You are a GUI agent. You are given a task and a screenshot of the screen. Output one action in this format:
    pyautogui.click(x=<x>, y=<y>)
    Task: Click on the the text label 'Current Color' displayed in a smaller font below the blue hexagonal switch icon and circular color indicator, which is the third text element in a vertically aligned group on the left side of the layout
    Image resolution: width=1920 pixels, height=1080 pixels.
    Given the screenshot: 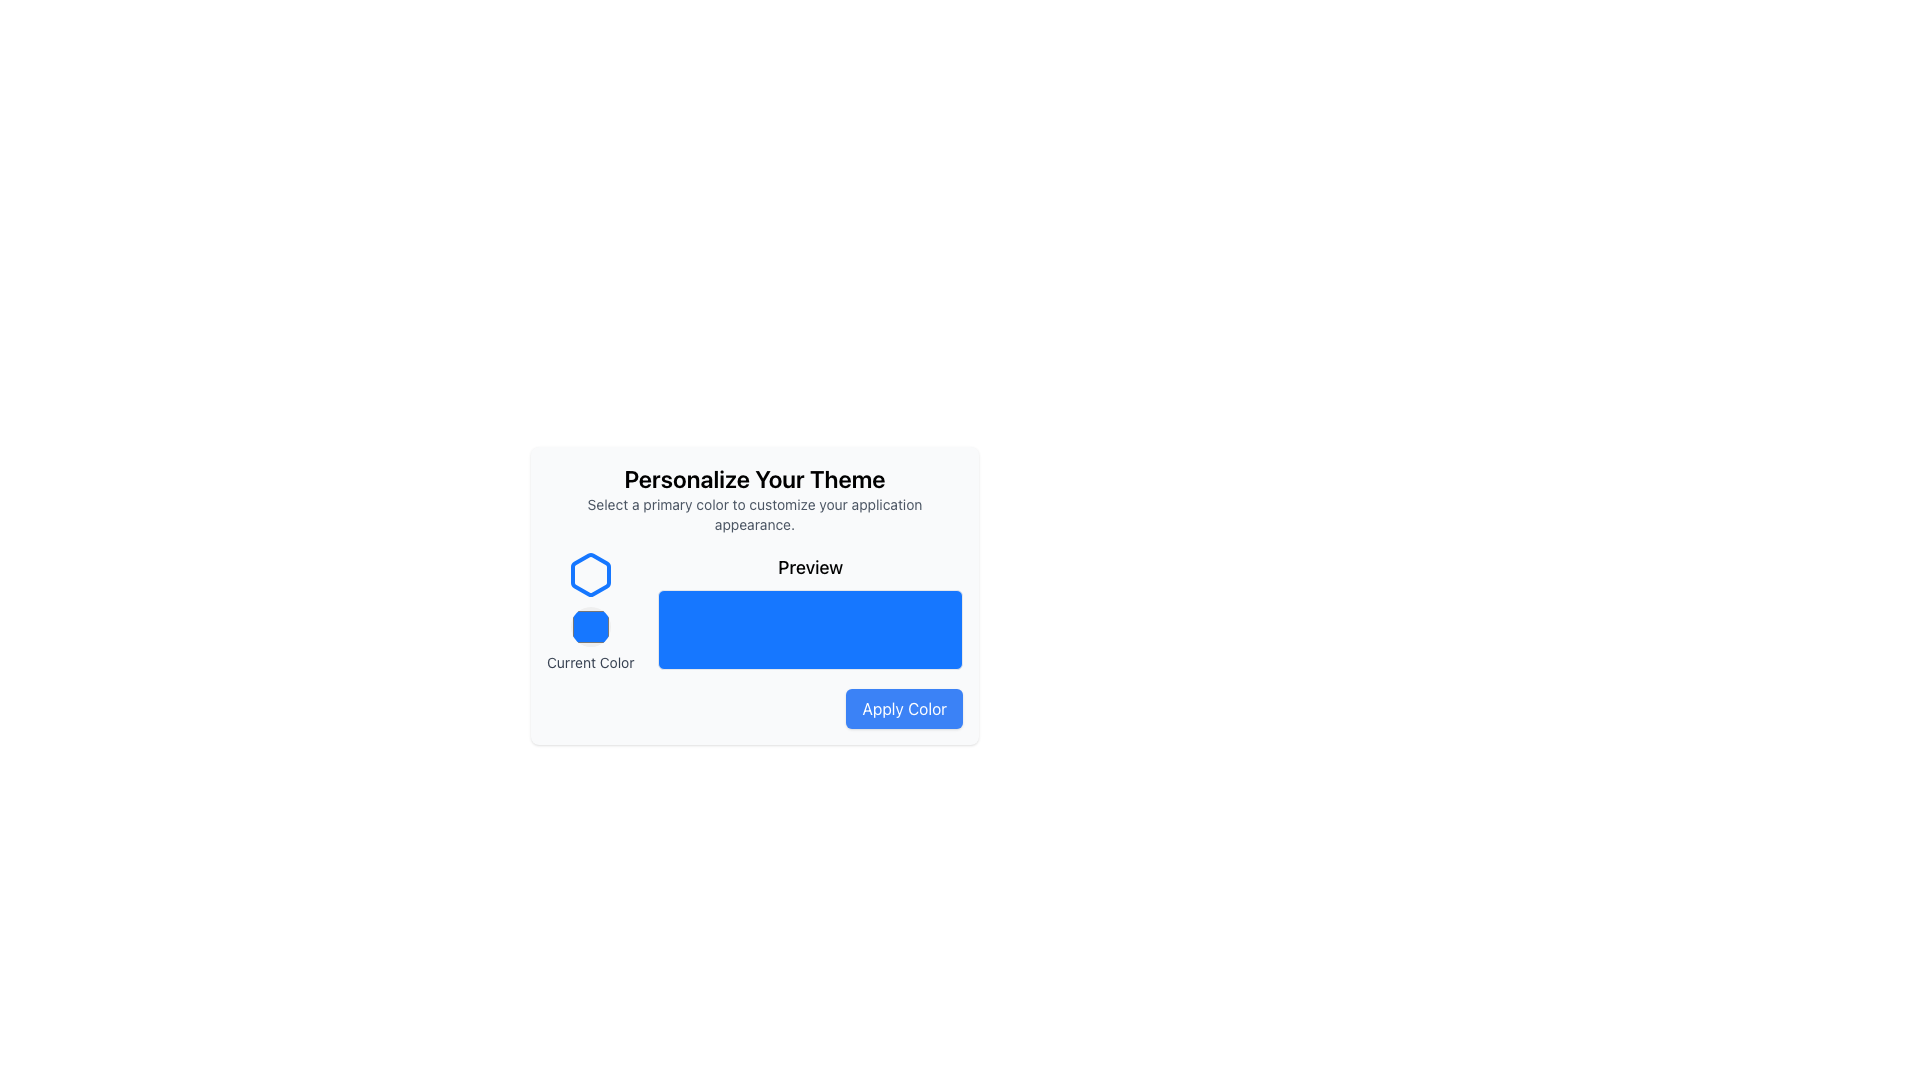 What is the action you would take?
    pyautogui.click(x=589, y=611)
    